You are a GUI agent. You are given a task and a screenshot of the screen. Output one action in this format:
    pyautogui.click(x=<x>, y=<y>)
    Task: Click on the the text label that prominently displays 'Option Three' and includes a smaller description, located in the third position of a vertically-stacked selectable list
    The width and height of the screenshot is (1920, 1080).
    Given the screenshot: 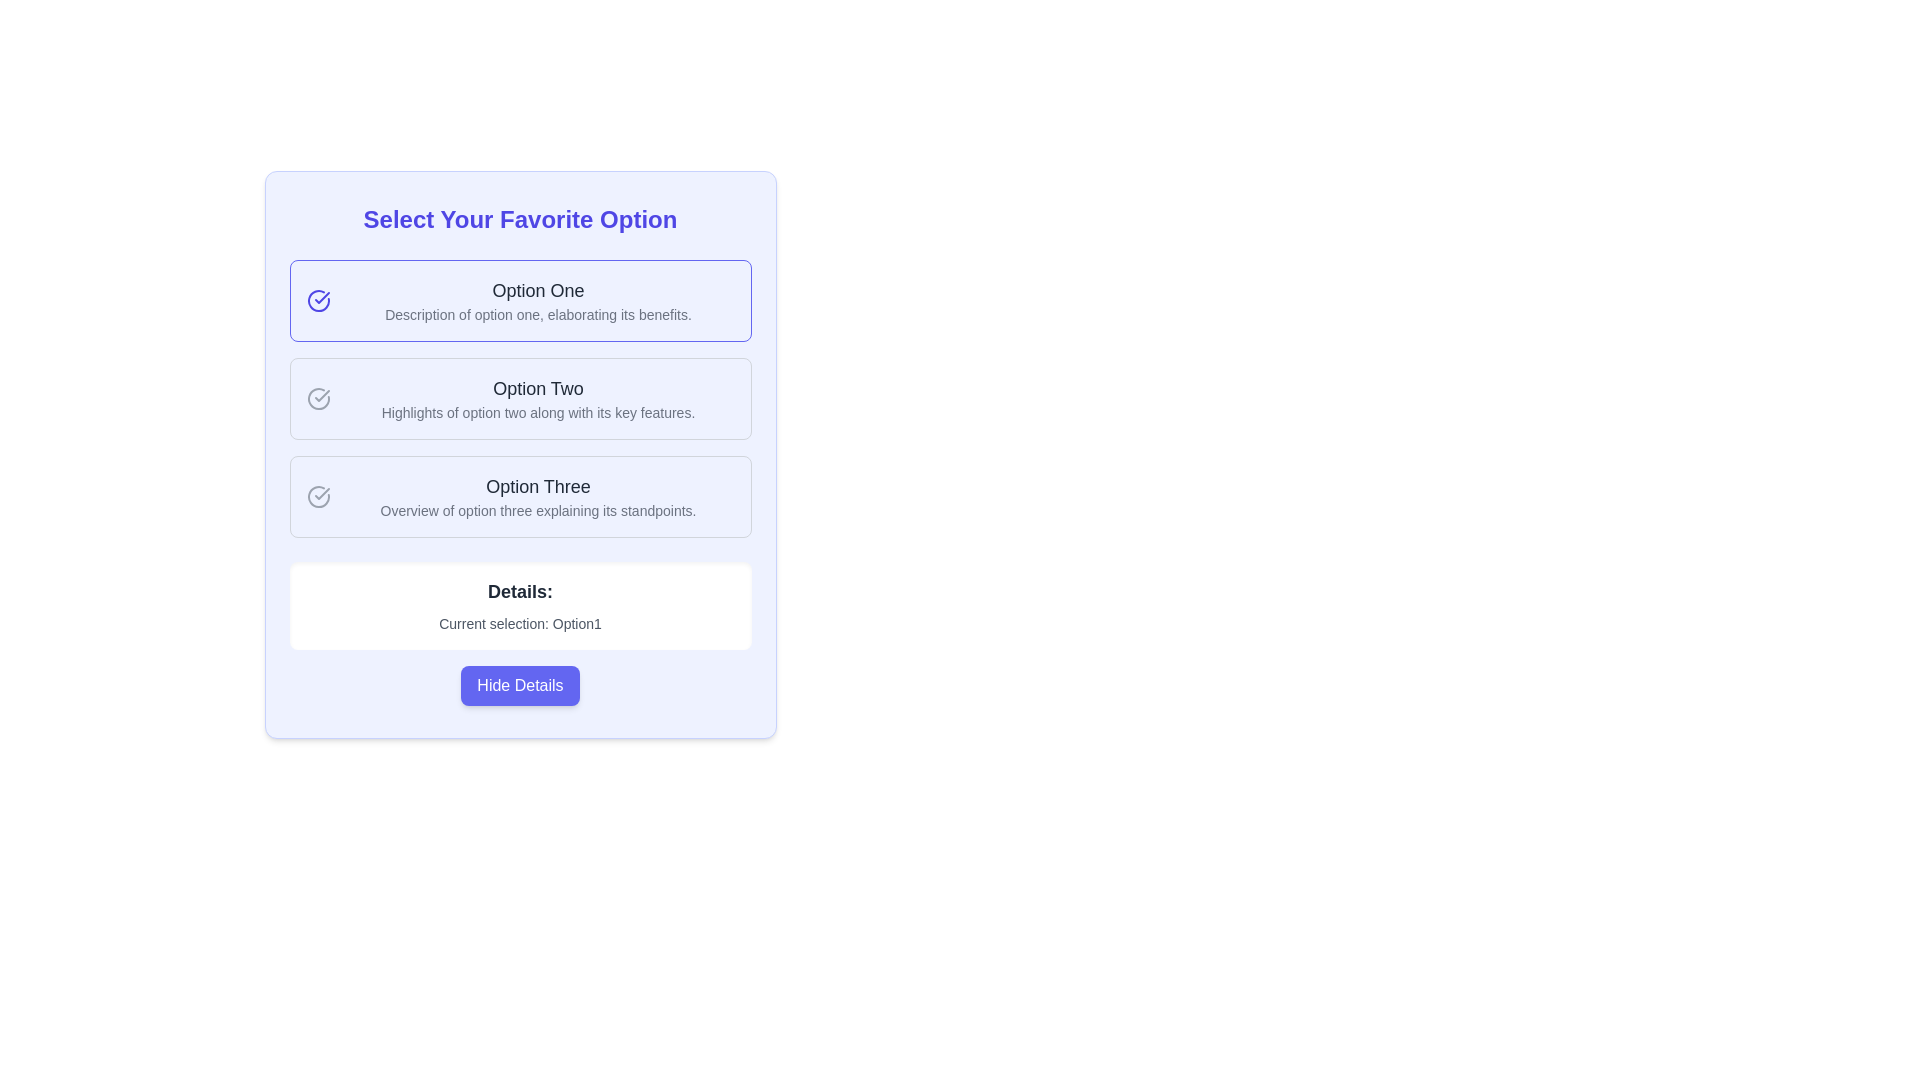 What is the action you would take?
    pyautogui.click(x=538, y=496)
    